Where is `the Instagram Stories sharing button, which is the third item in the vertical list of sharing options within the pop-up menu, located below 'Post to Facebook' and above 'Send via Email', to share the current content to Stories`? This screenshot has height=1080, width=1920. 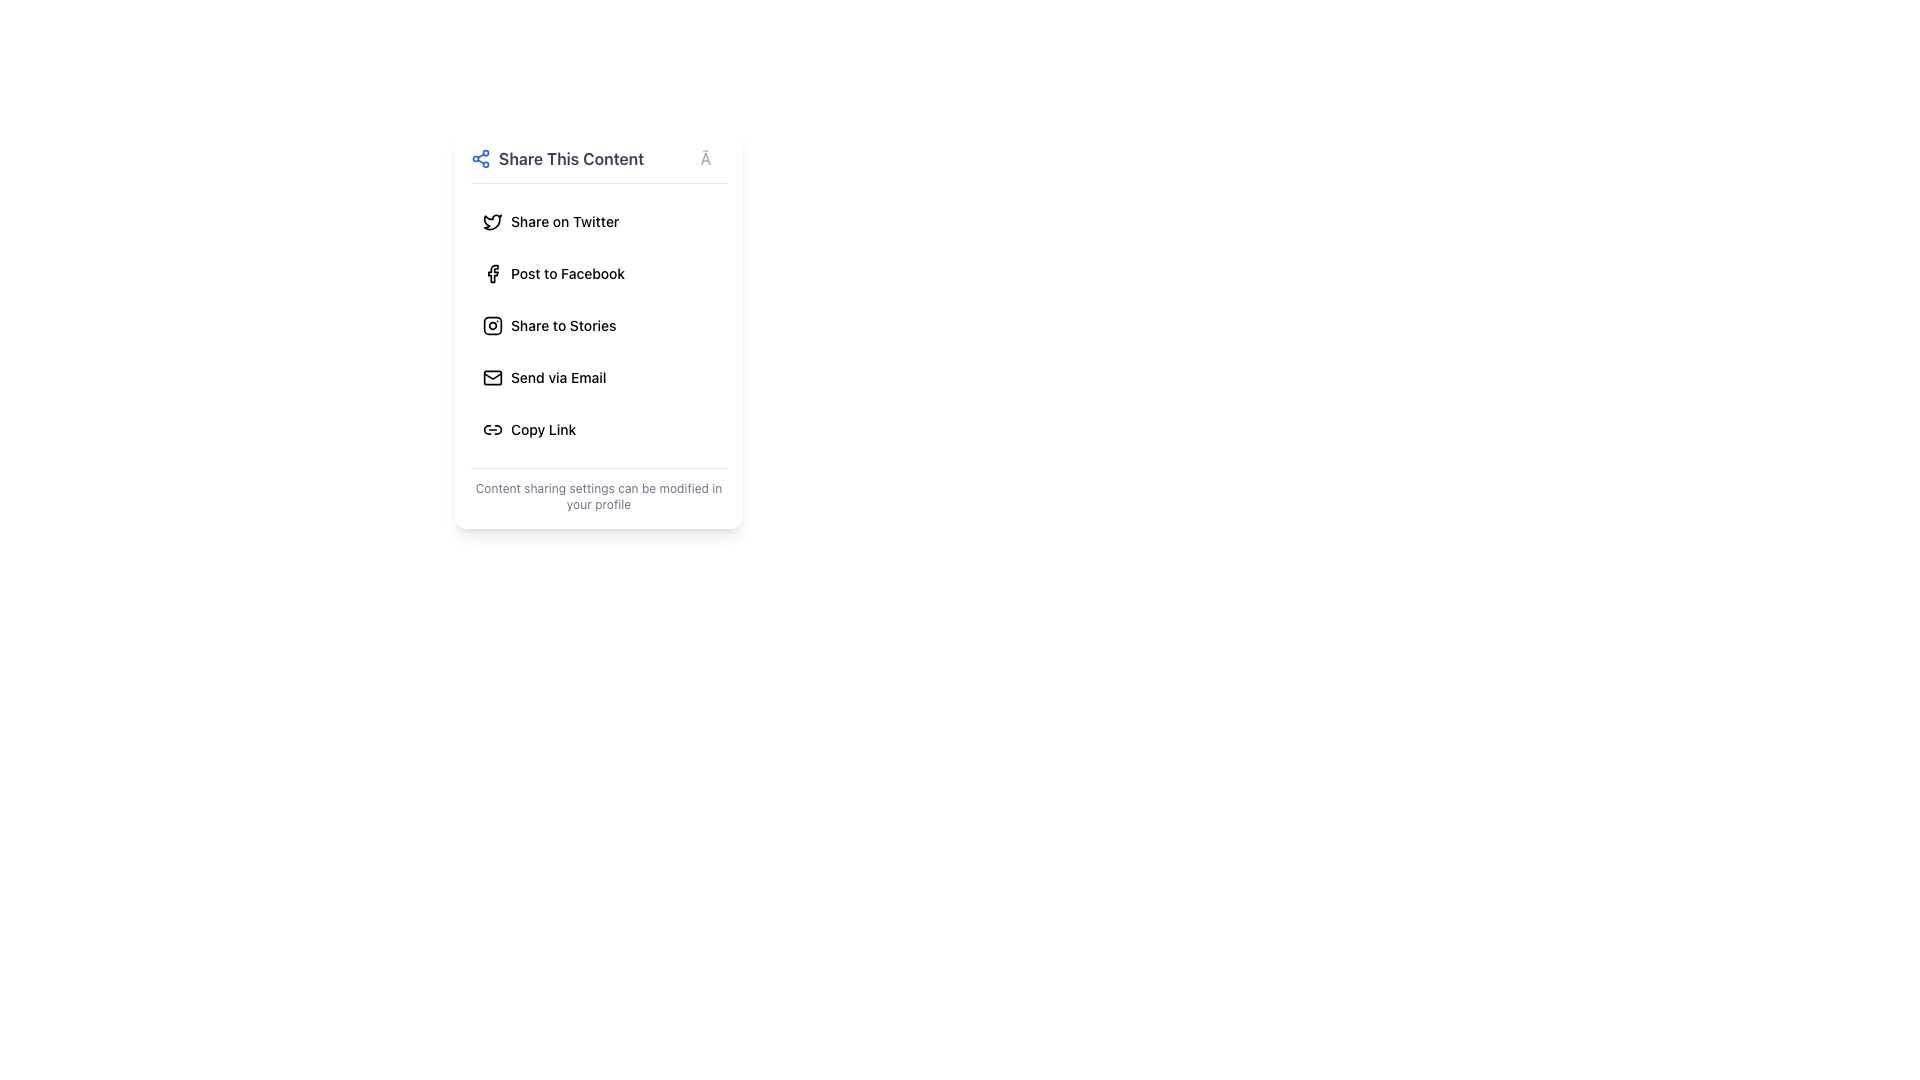
the Instagram Stories sharing button, which is the third item in the vertical list of sharing options within the pop-up menu, located below 'Post to Facebook' and above 'Send via Email', to share the current content to Stories is located at coordinates (598, 325).